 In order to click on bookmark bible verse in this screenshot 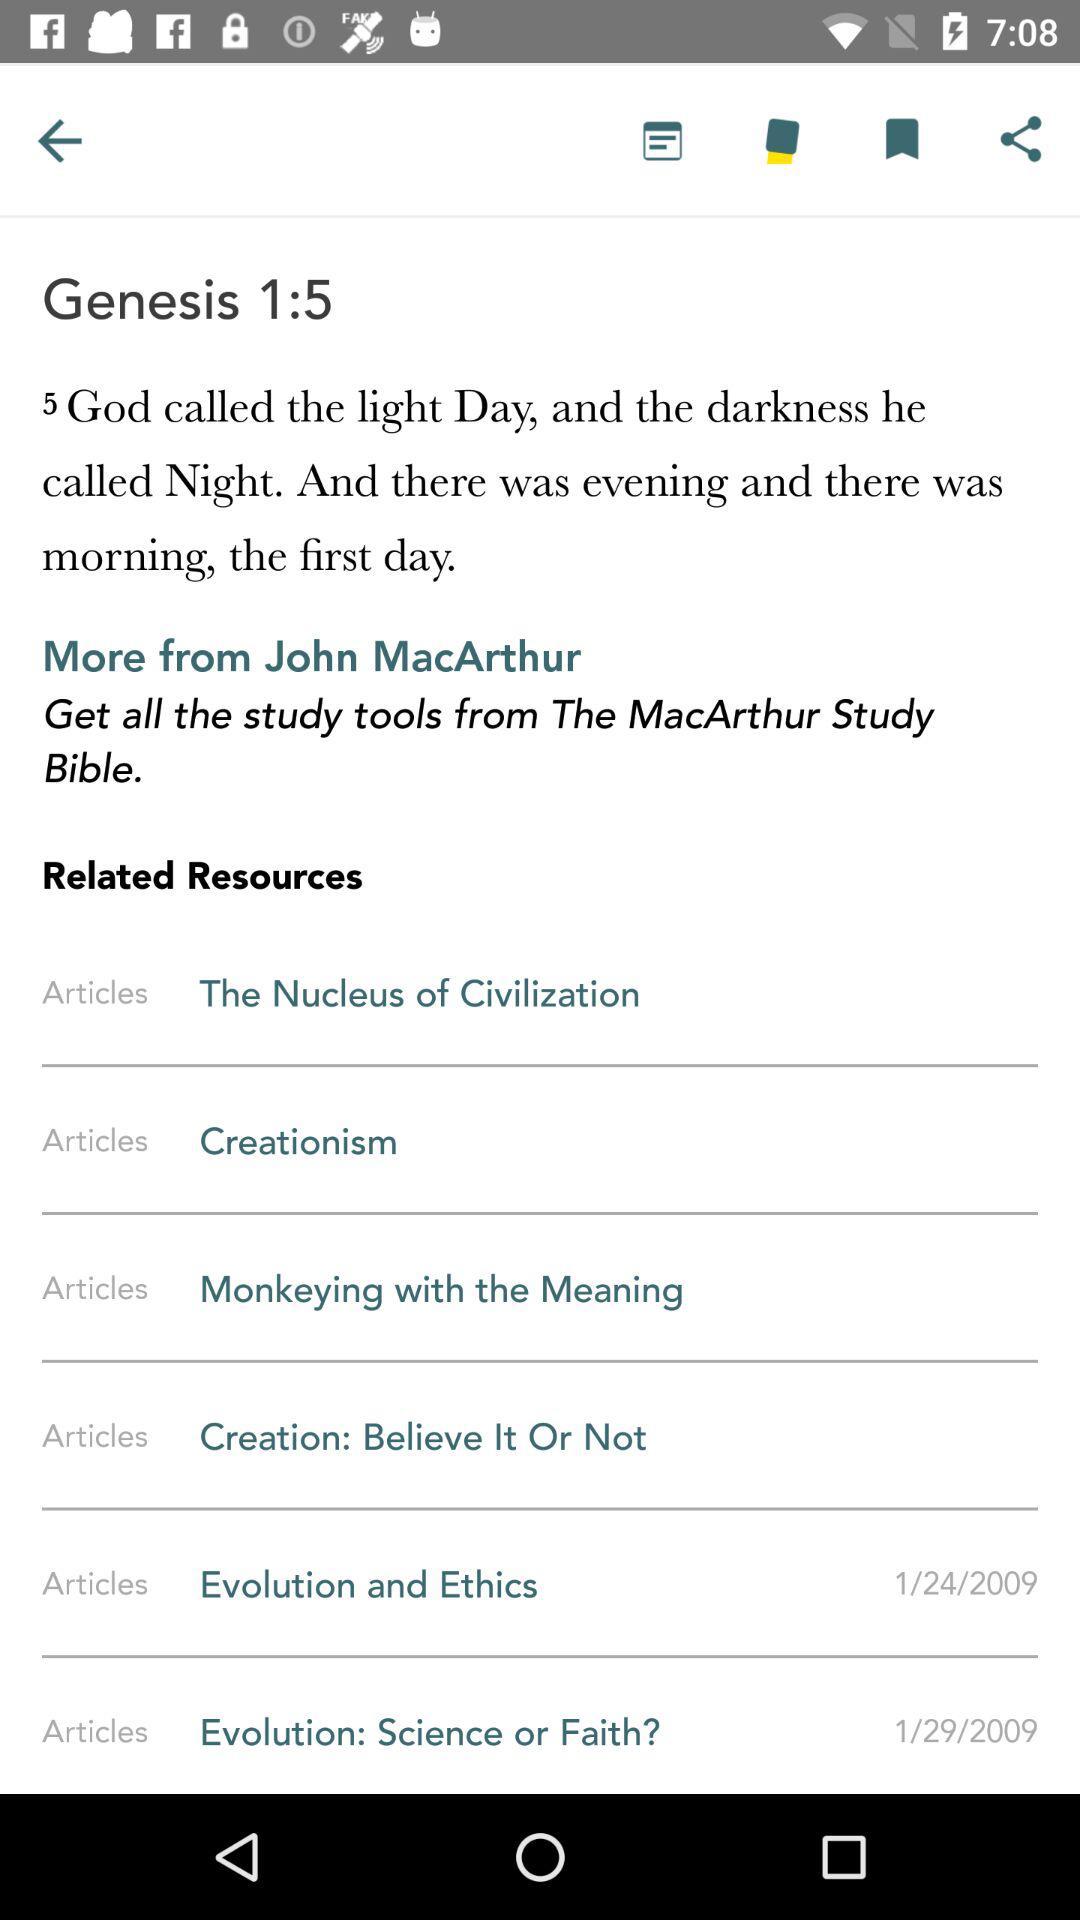, I will do `click(901, 139)`.